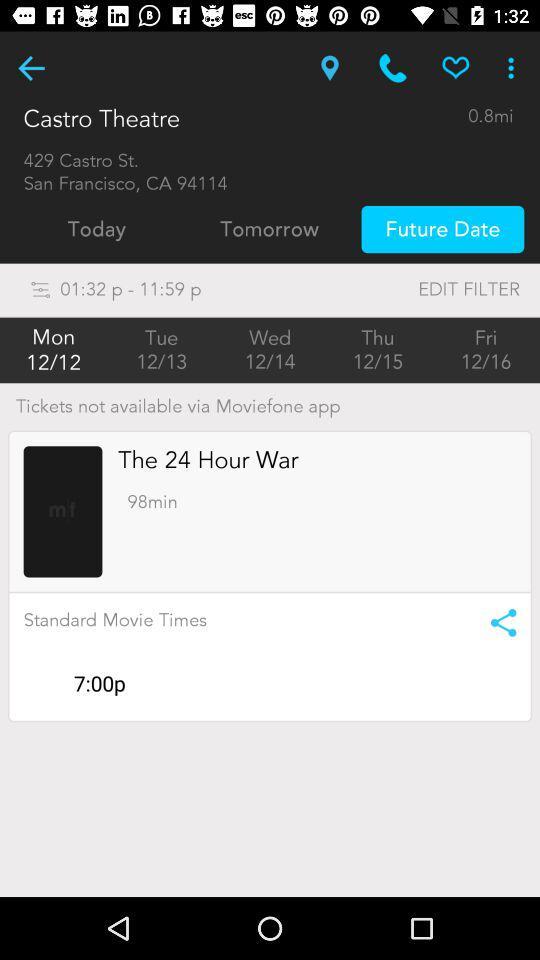 The image size is (540, 960). I want to click on the screenshot of the movie images, so click(63, 510).